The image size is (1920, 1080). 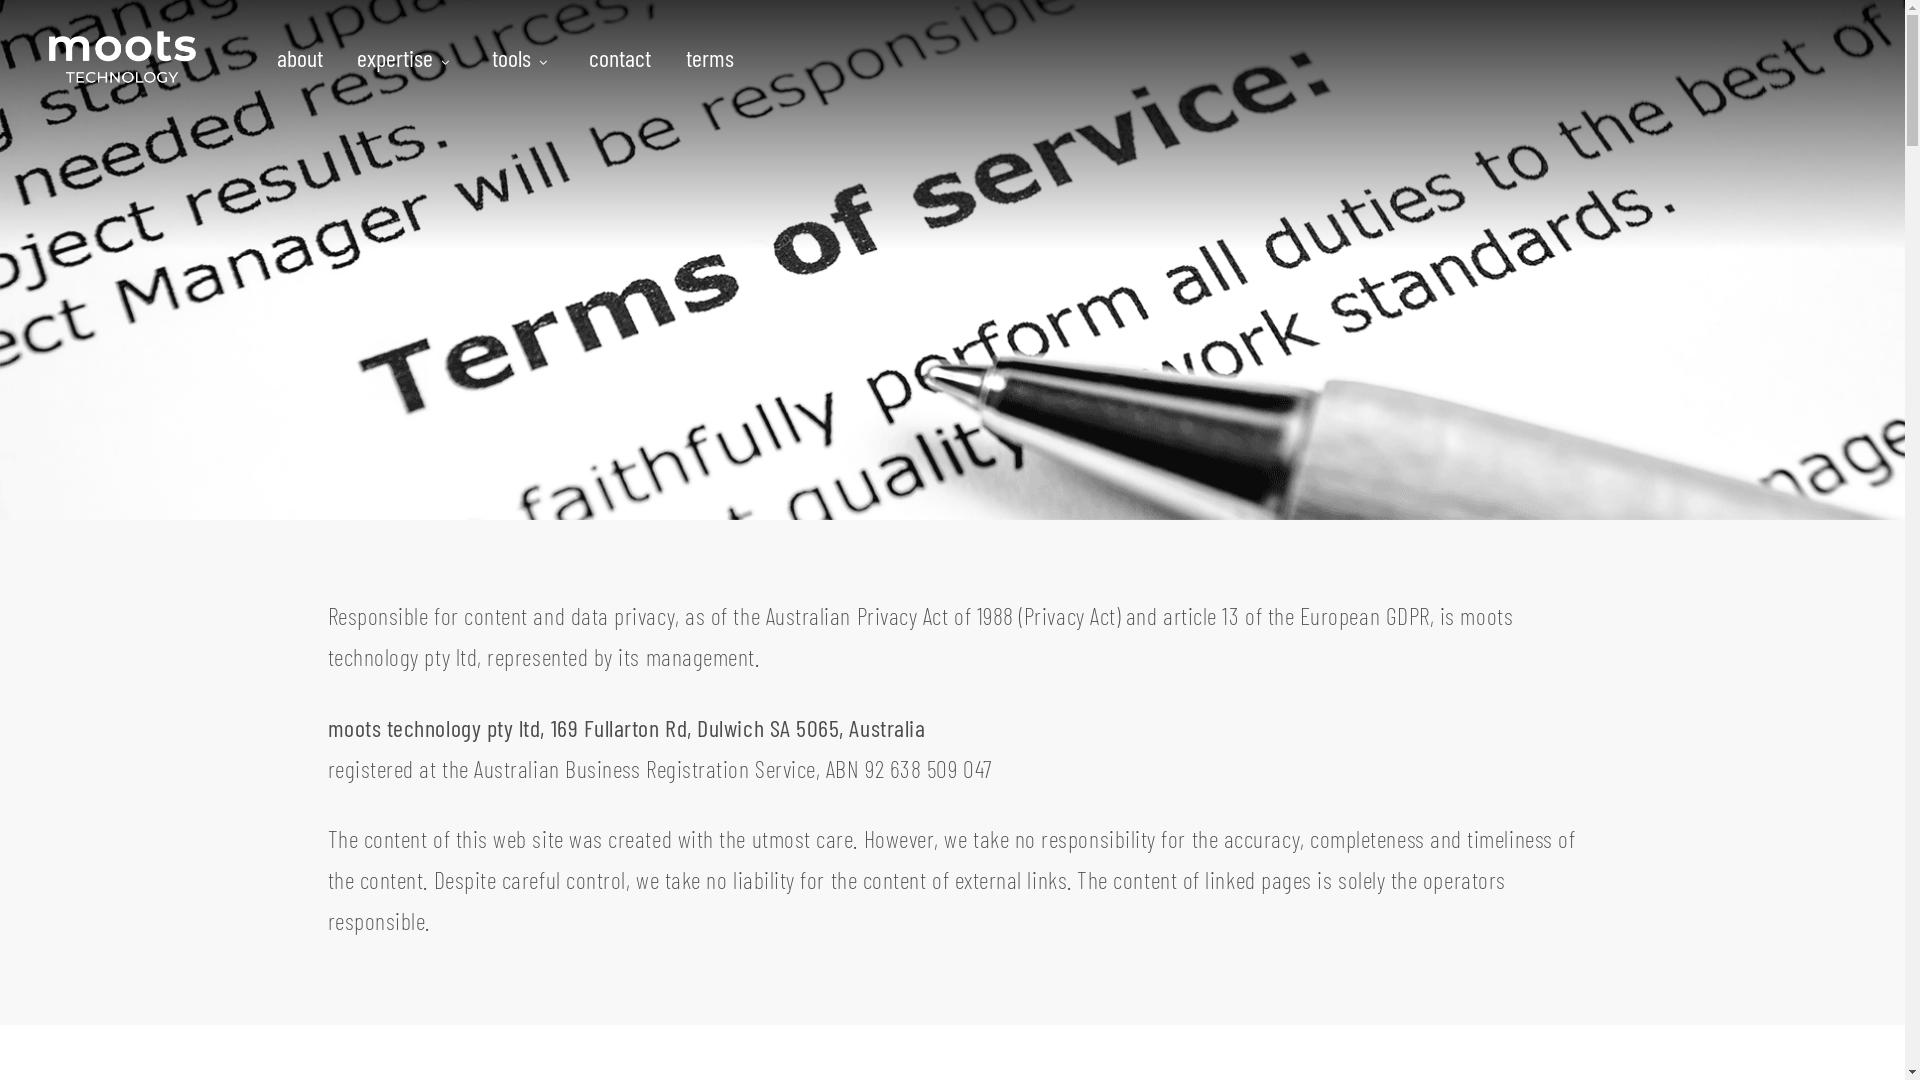 What do you see at coordinates (120, 56) in the screenshot?
I see `'moots technology'` at bounding box center [120, 56].